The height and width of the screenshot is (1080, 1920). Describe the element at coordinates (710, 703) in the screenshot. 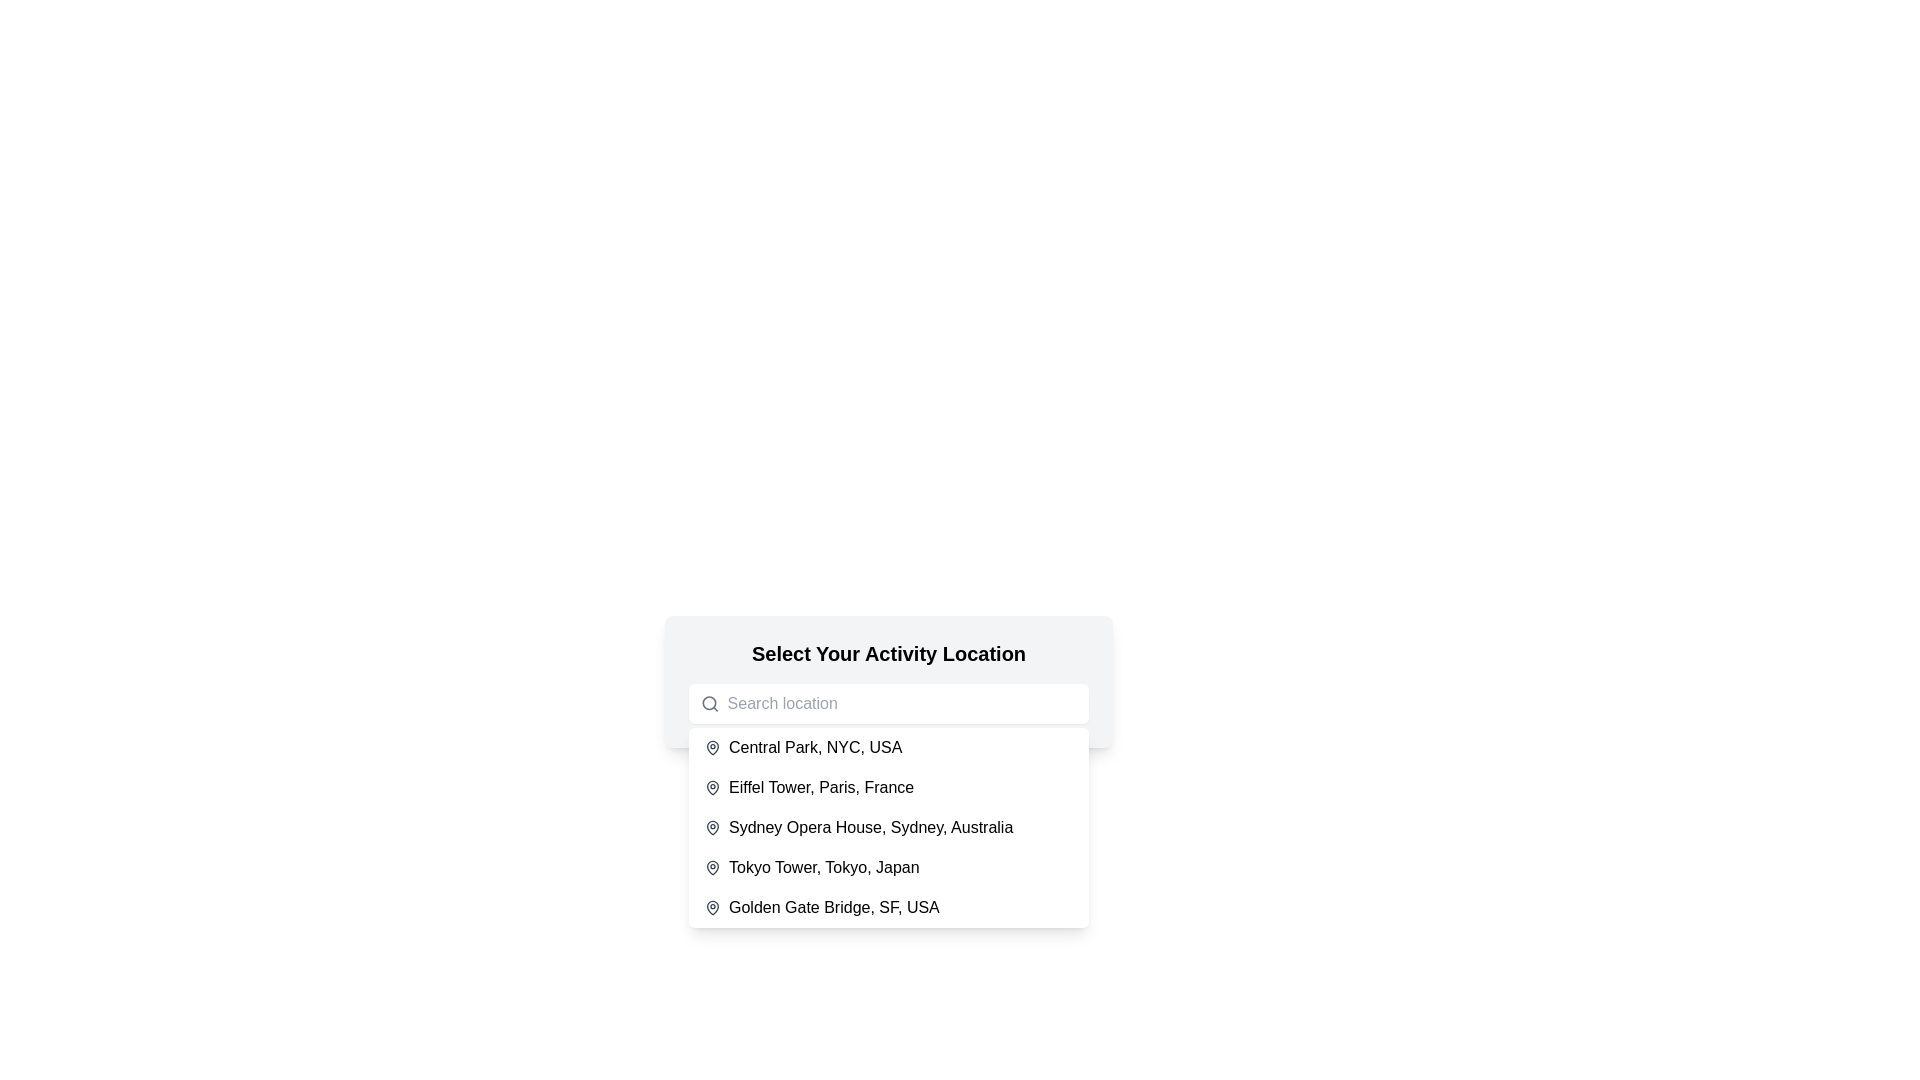

I see `the search icon located in the top-left corner of the search bar input field, which suggests search functionality` at that location.